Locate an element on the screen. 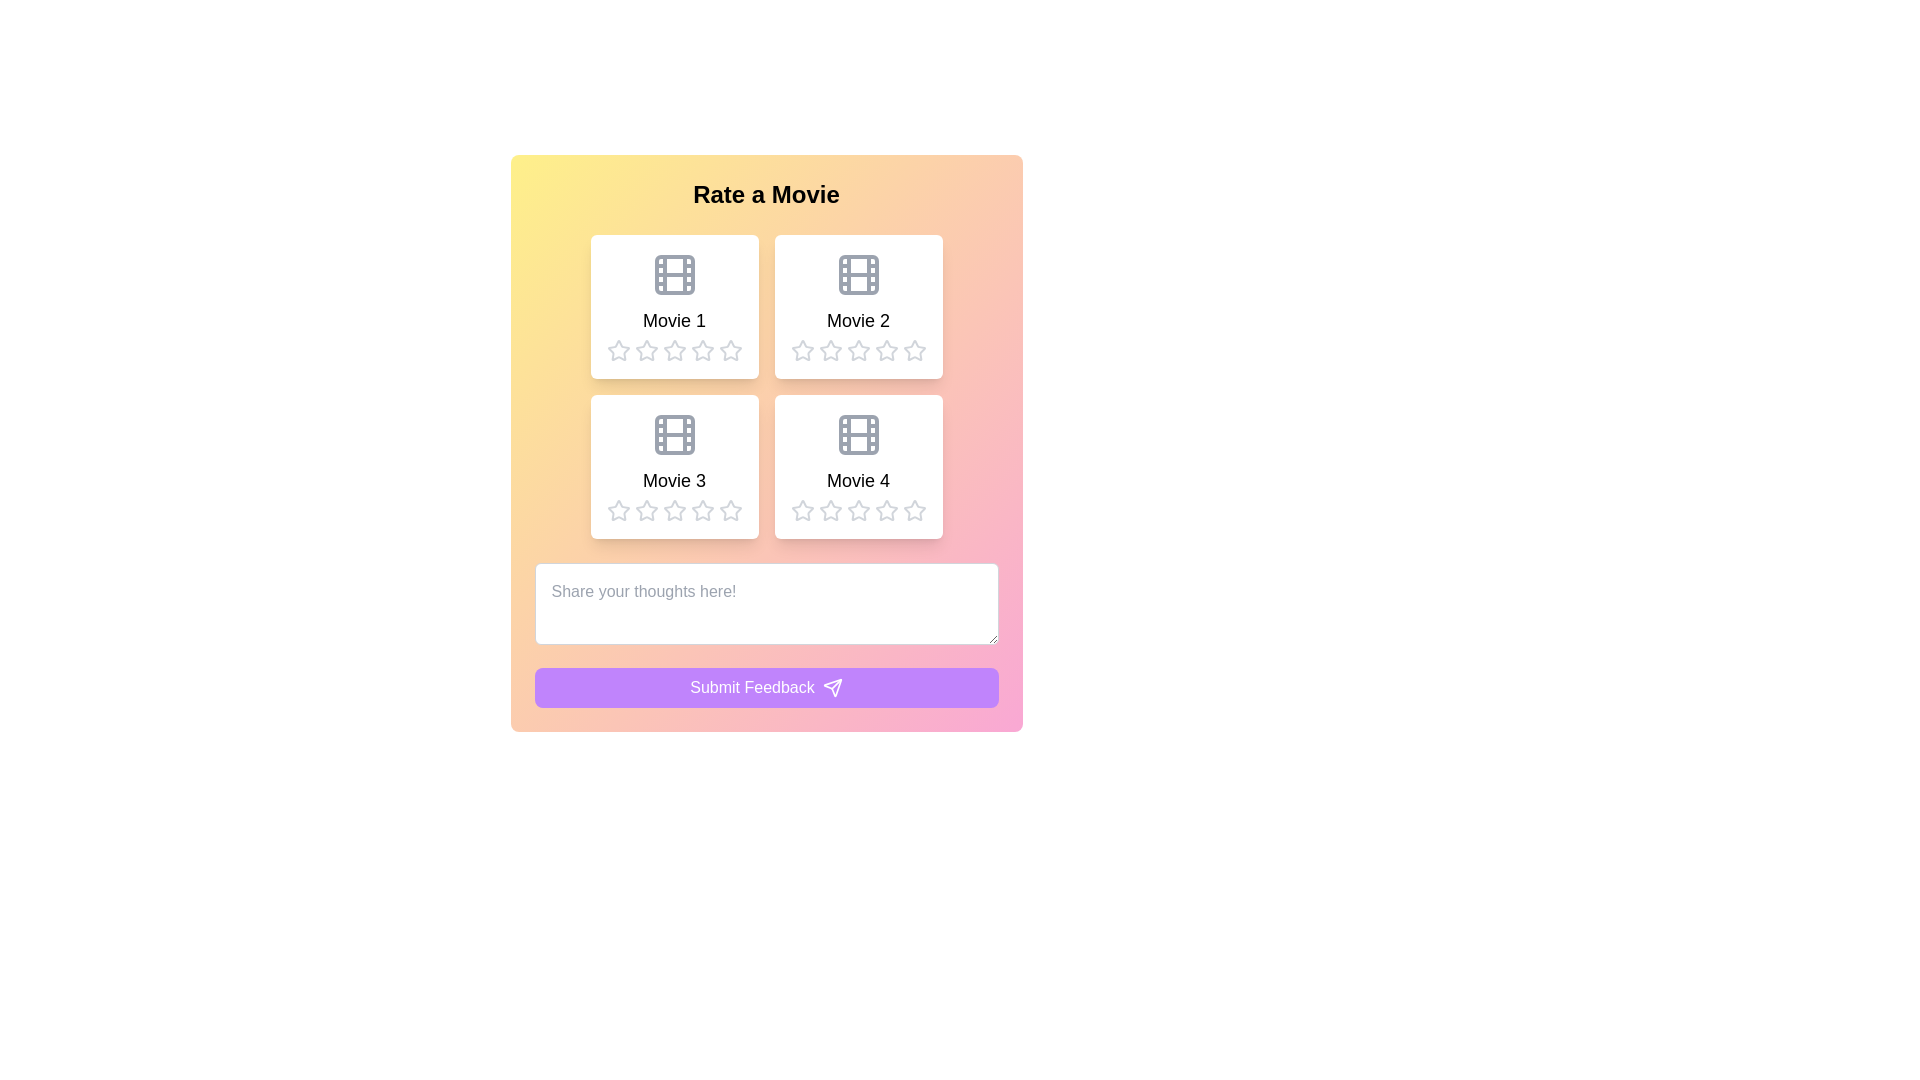 The image size is (1920, 1080). the star icon in the second row, fourth column of the rating grid under 'Movie 4' to rate it is located at coordinates (913, 509).